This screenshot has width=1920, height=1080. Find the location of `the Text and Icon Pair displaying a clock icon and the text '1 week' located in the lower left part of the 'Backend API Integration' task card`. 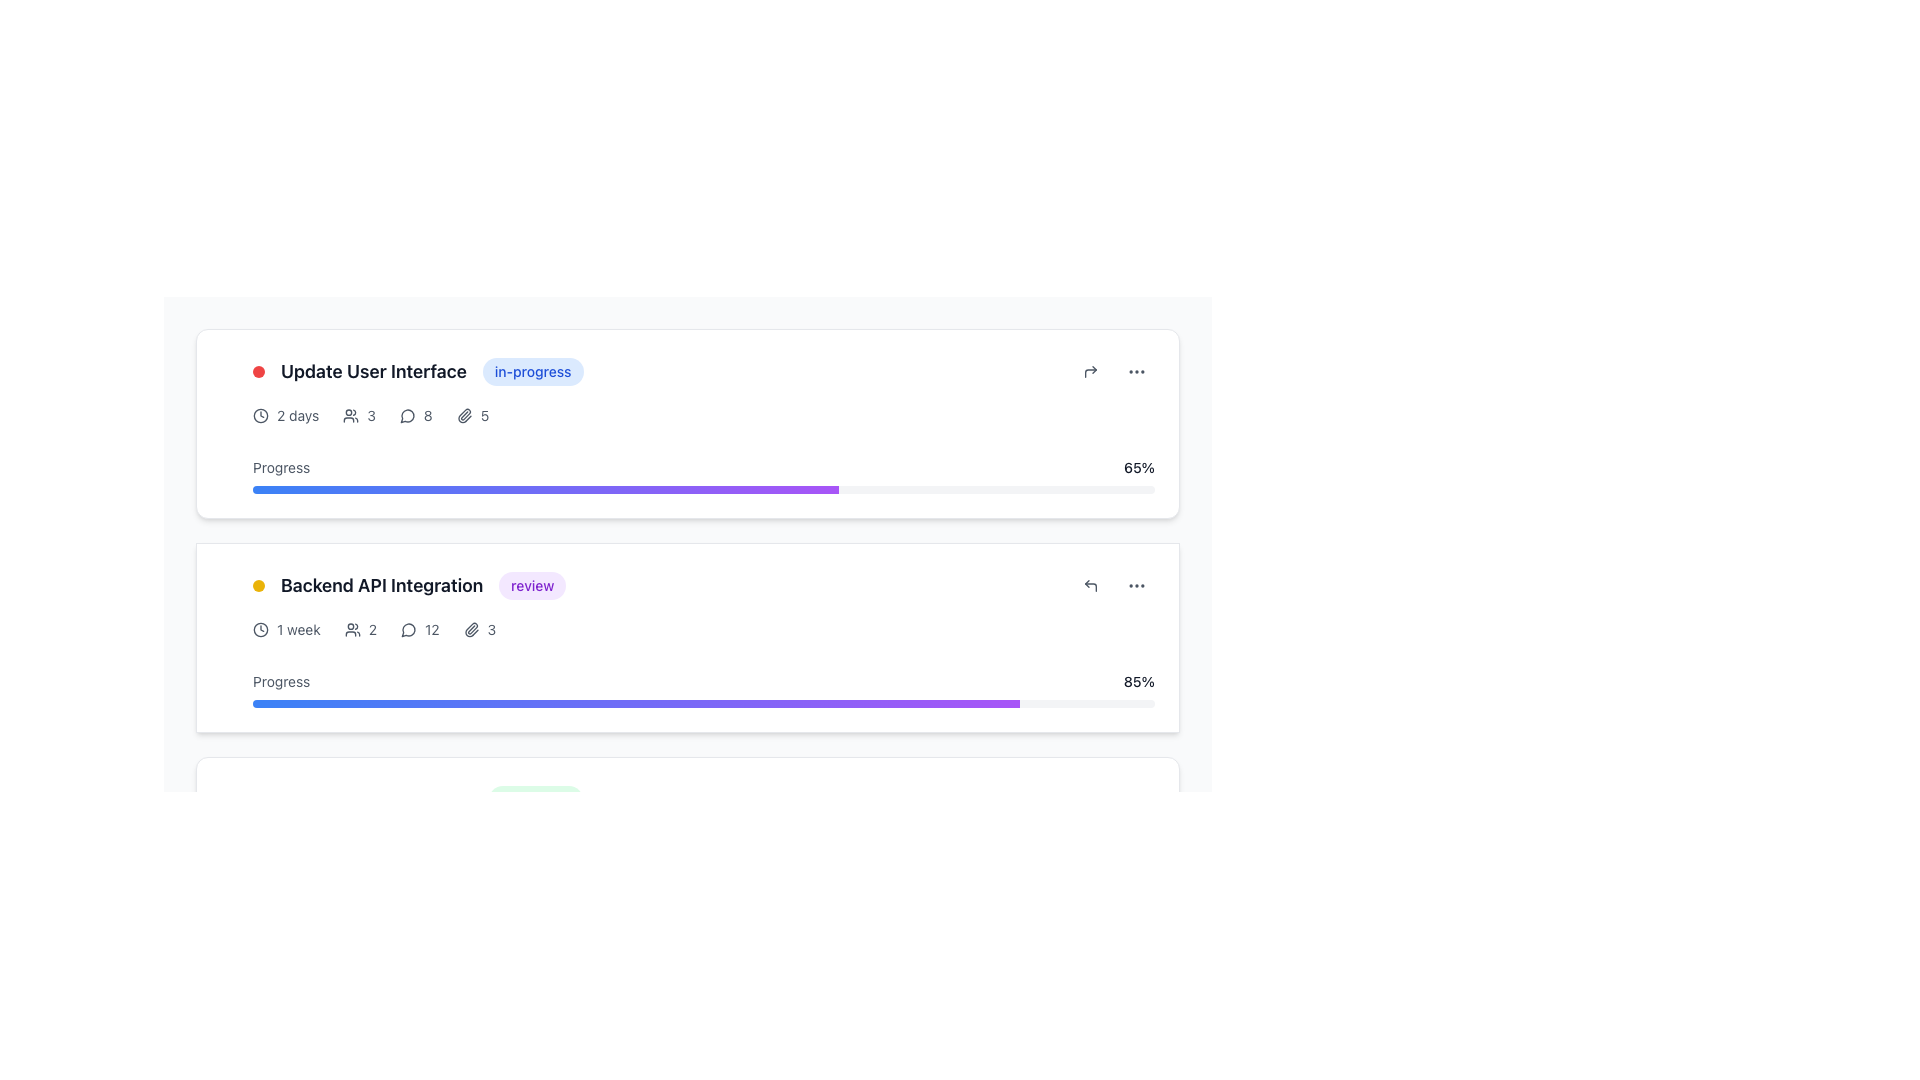

the Text and Icon Pair displaying a clock icon and the text '1 week' located in the lower left part of the 'Backend API Integration' task card is located at coordinates (285, 628).